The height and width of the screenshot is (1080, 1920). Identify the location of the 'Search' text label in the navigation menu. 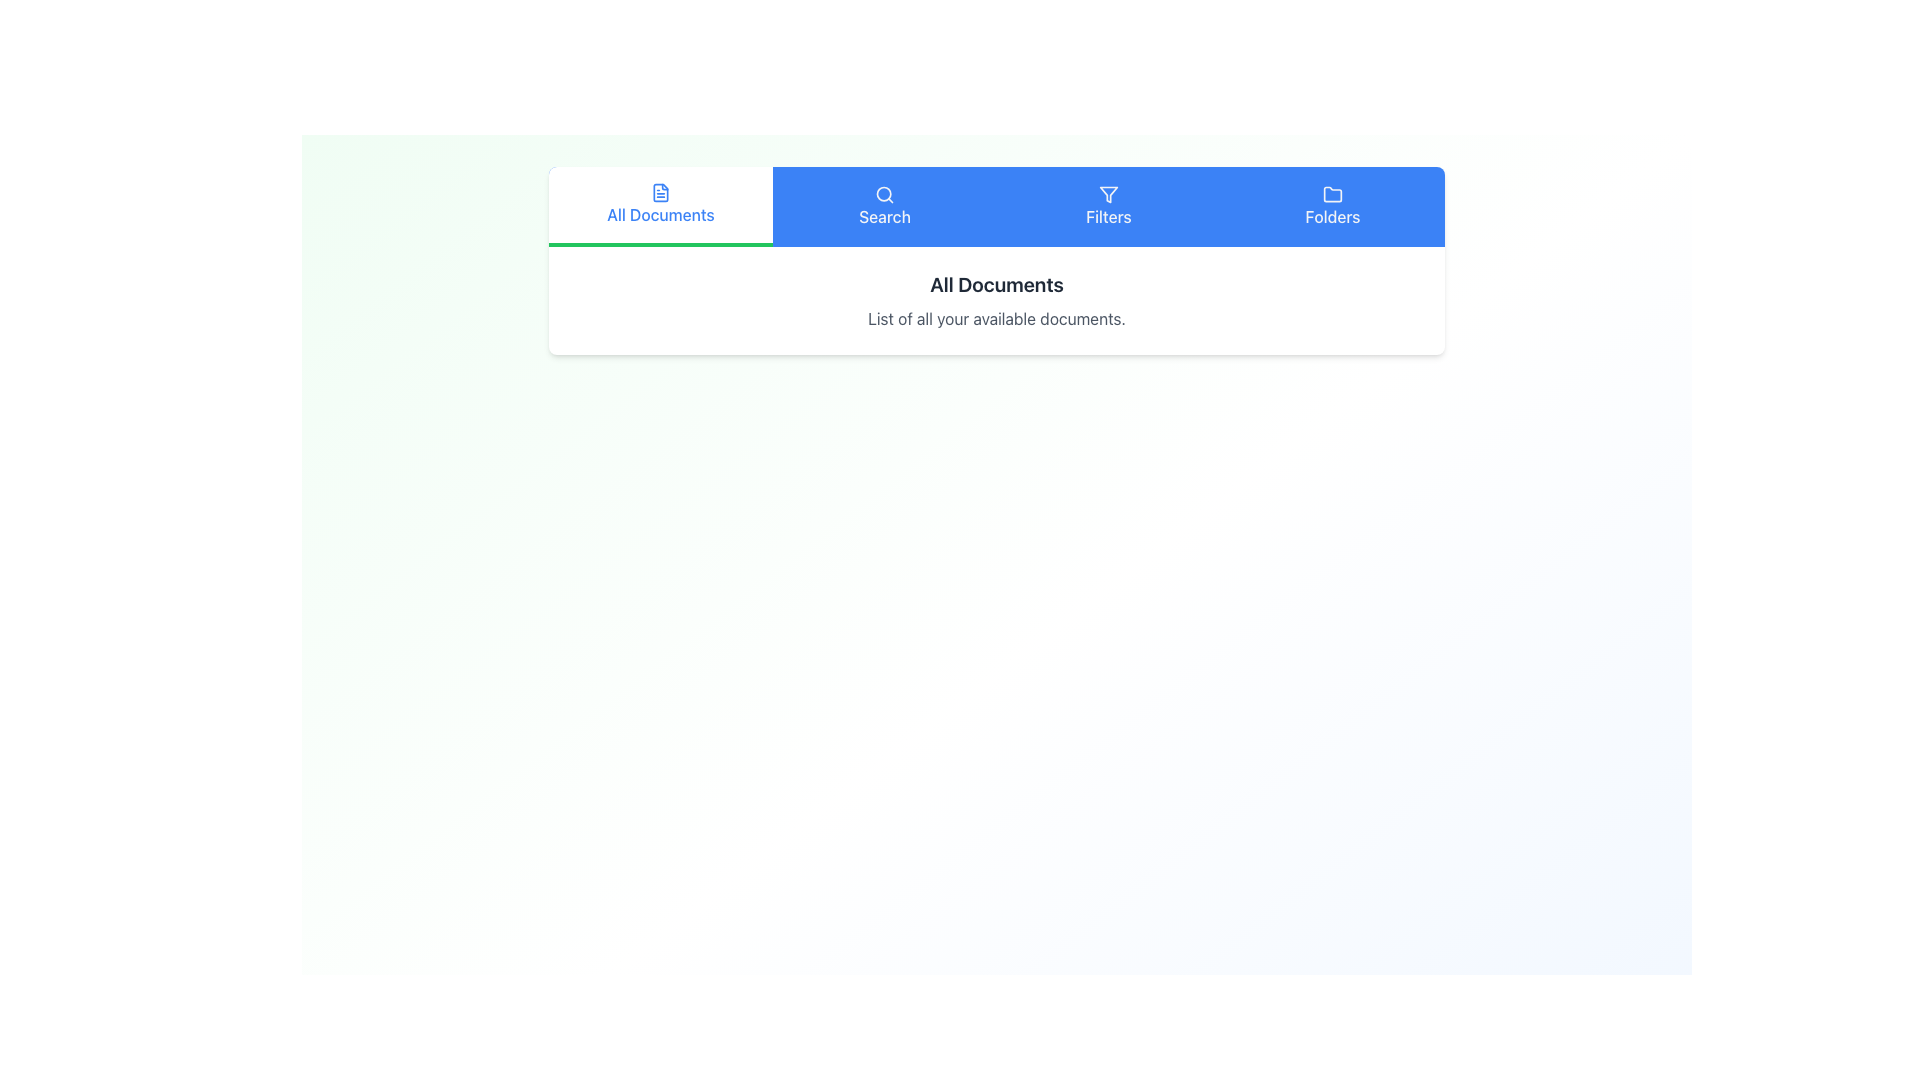
(882, 216).